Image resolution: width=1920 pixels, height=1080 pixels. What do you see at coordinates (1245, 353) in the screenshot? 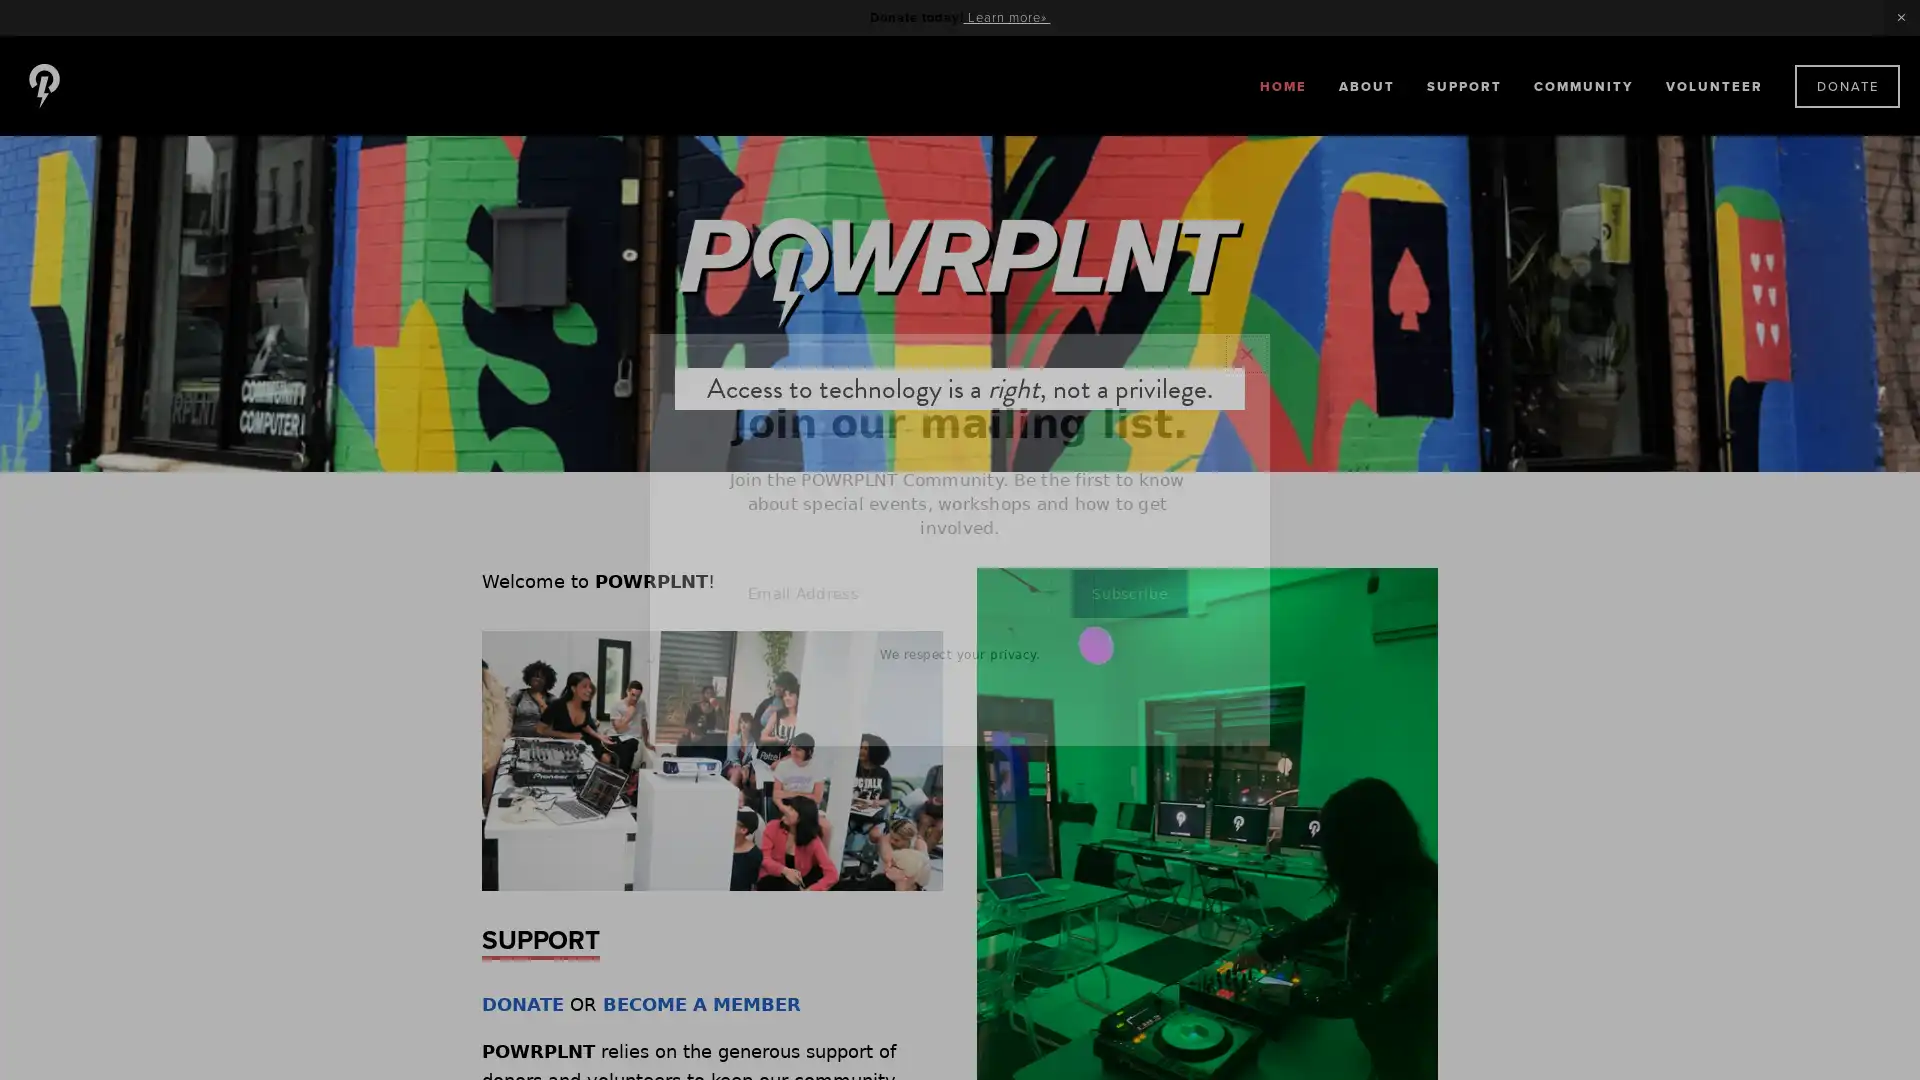
I see `Close` at bounding box center [1245, 353].